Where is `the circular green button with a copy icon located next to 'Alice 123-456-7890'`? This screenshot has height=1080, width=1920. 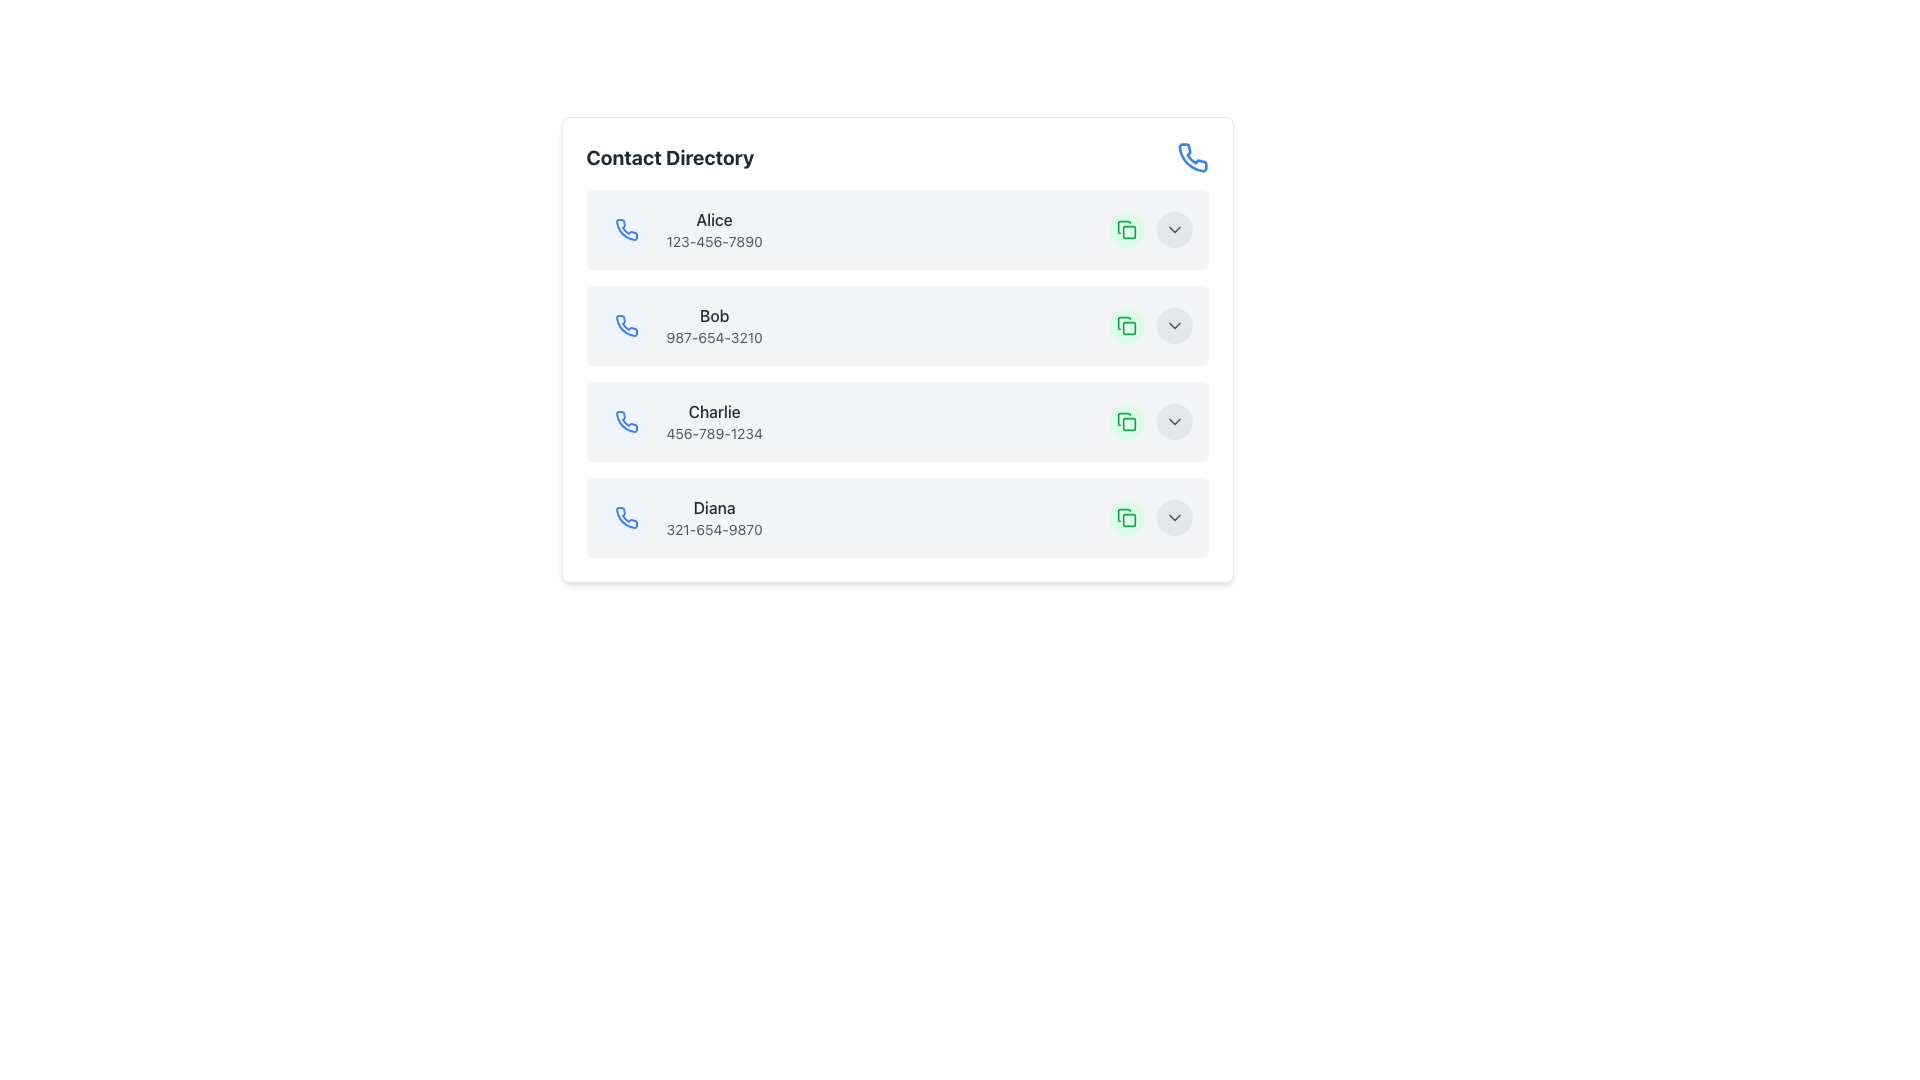 the circular green button with a copy icon located next to 'Alice 123-456-7890' is located at coordinates (1126, 229).